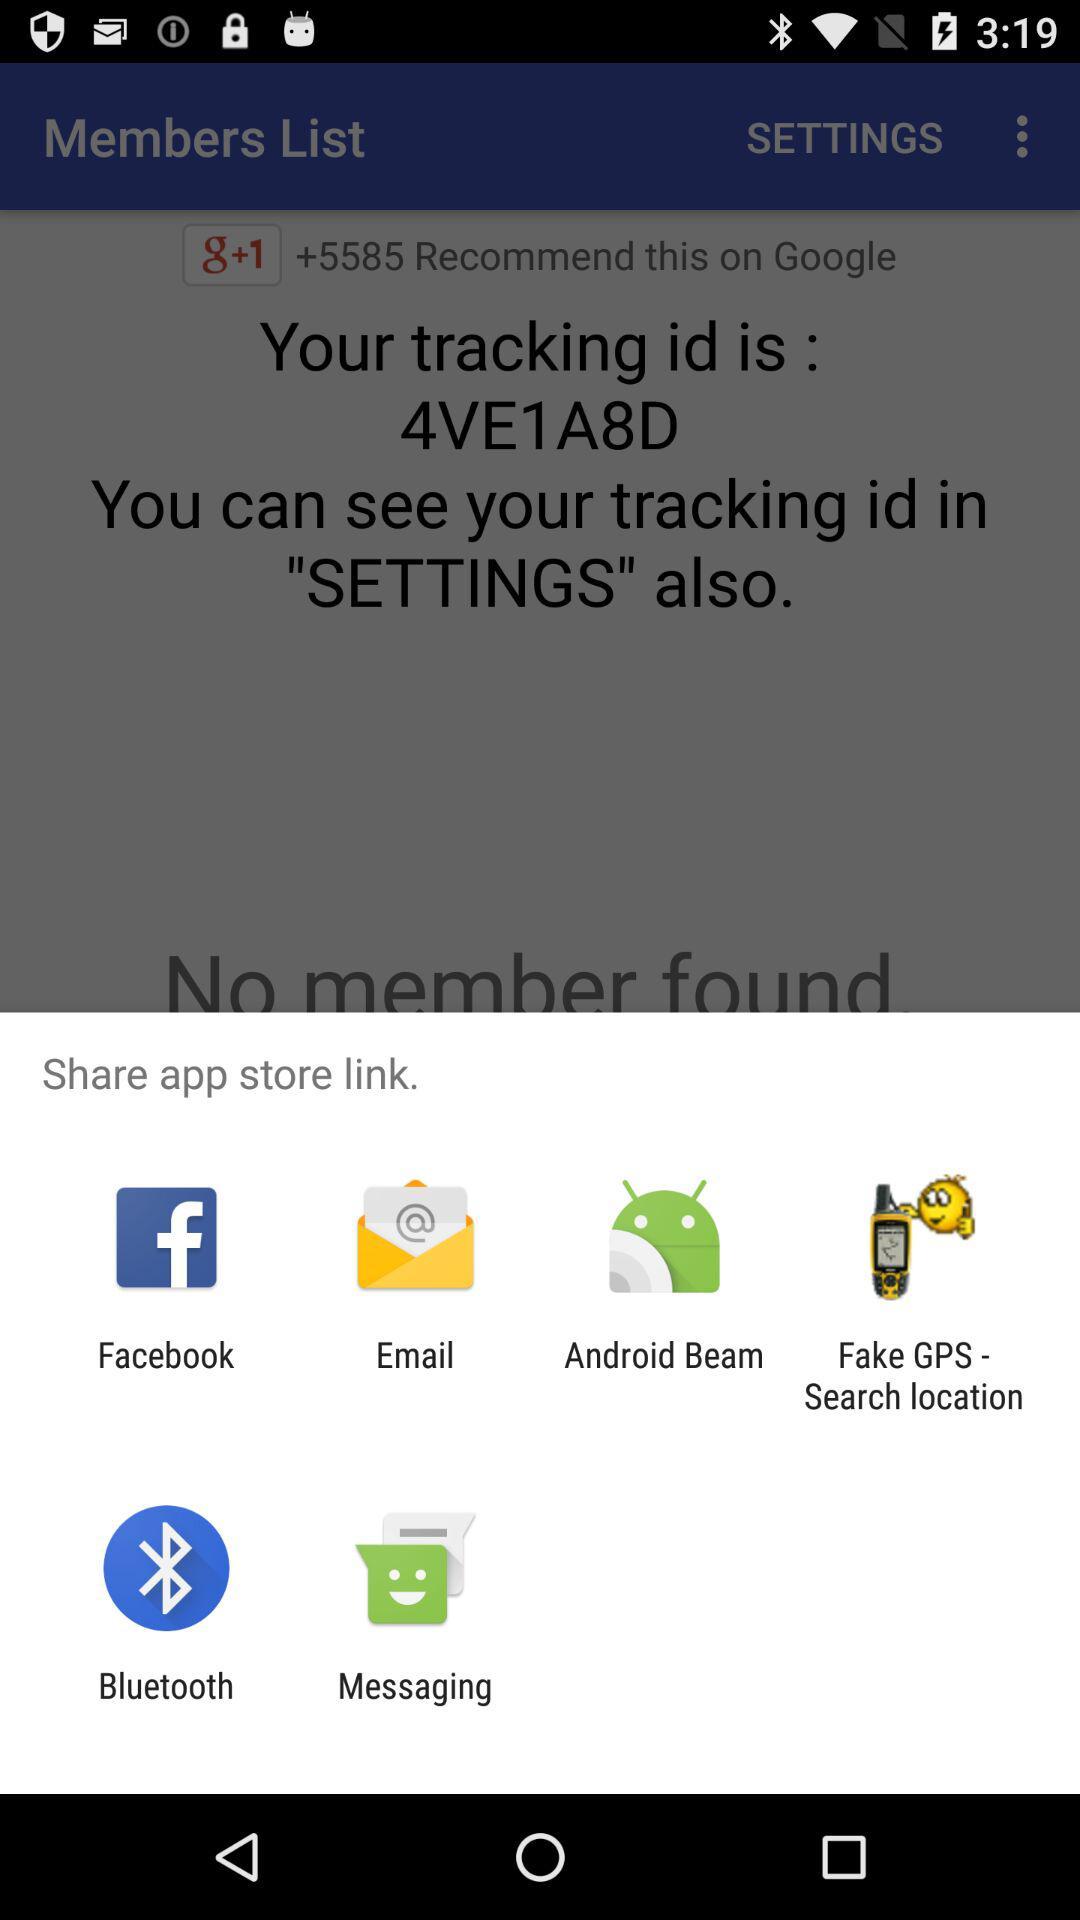  I want to click on the item to the right of the bluetooth app, so click(414, 1705).